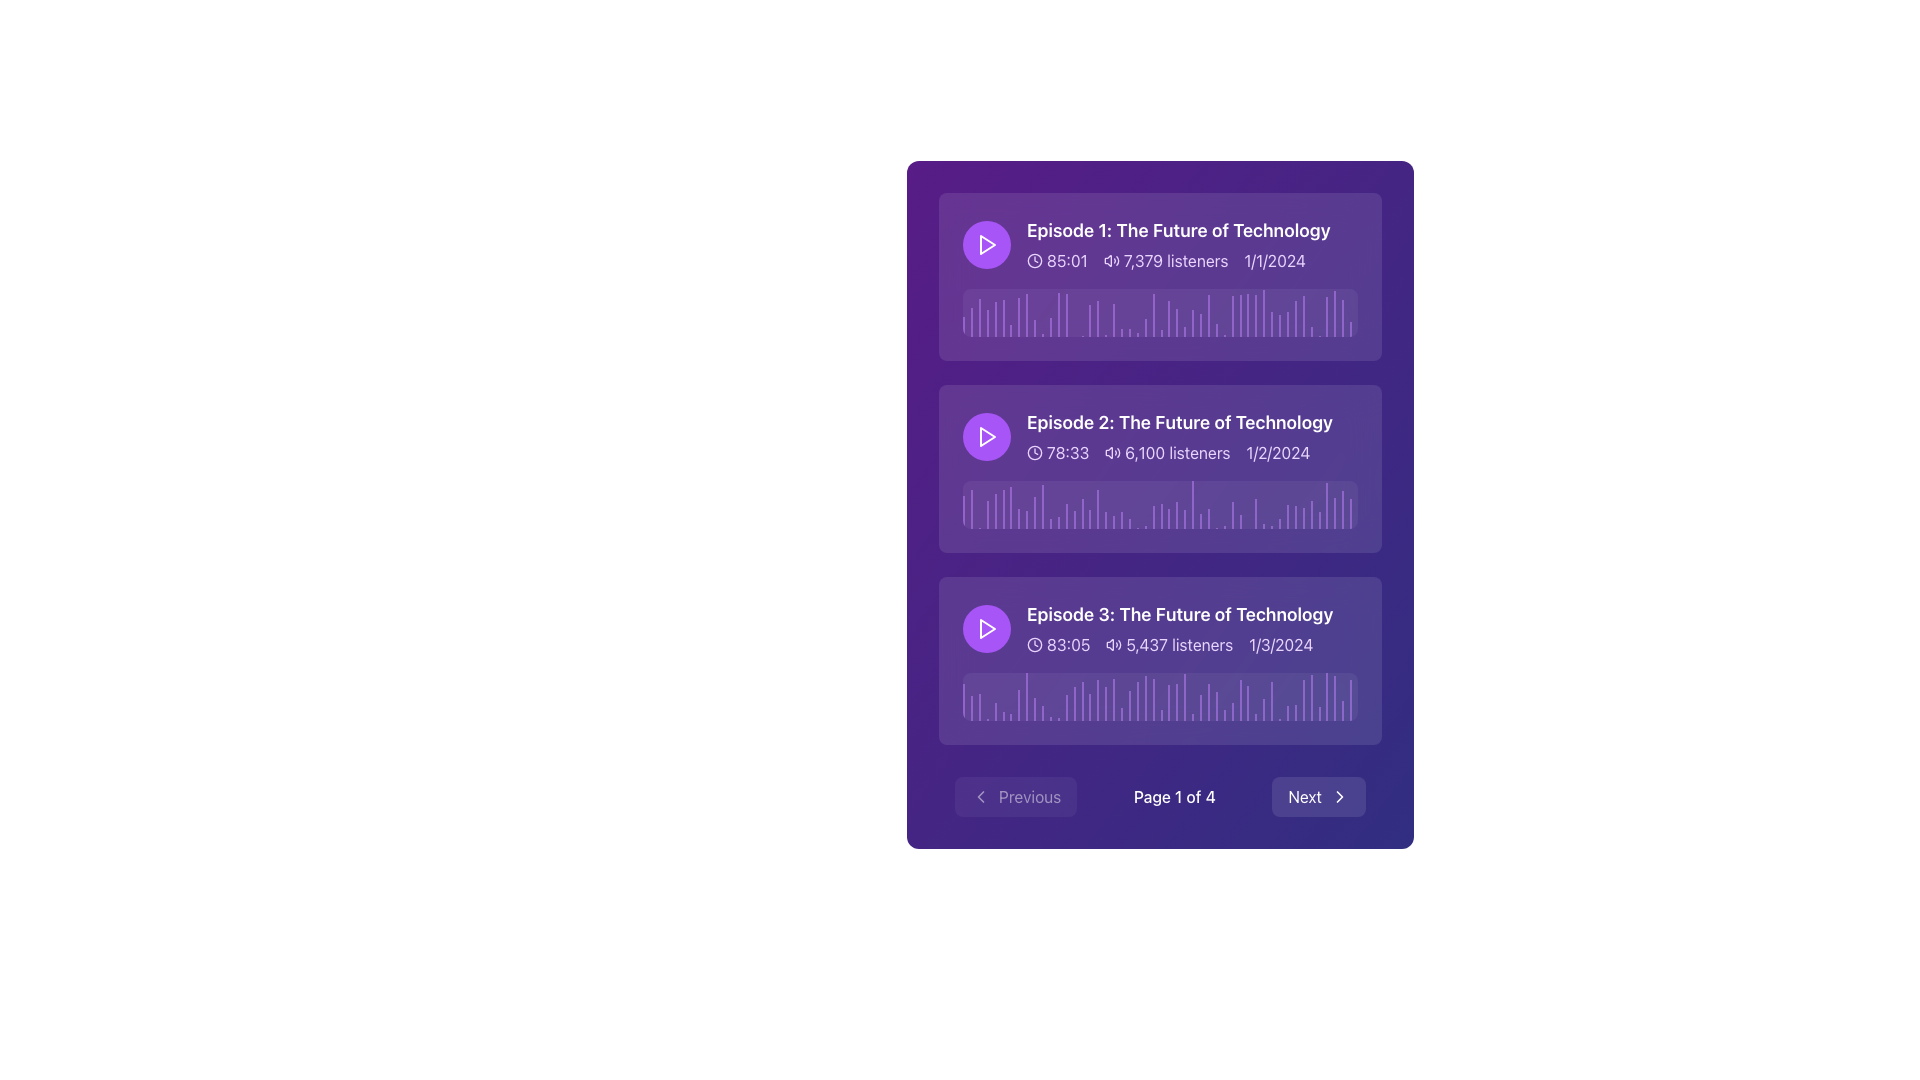 This screenshot has height=1080, width=1920. I want to click on the translucent purple vertical bar located in the middle of the waveform display to interact with it, so click(1153, 315).